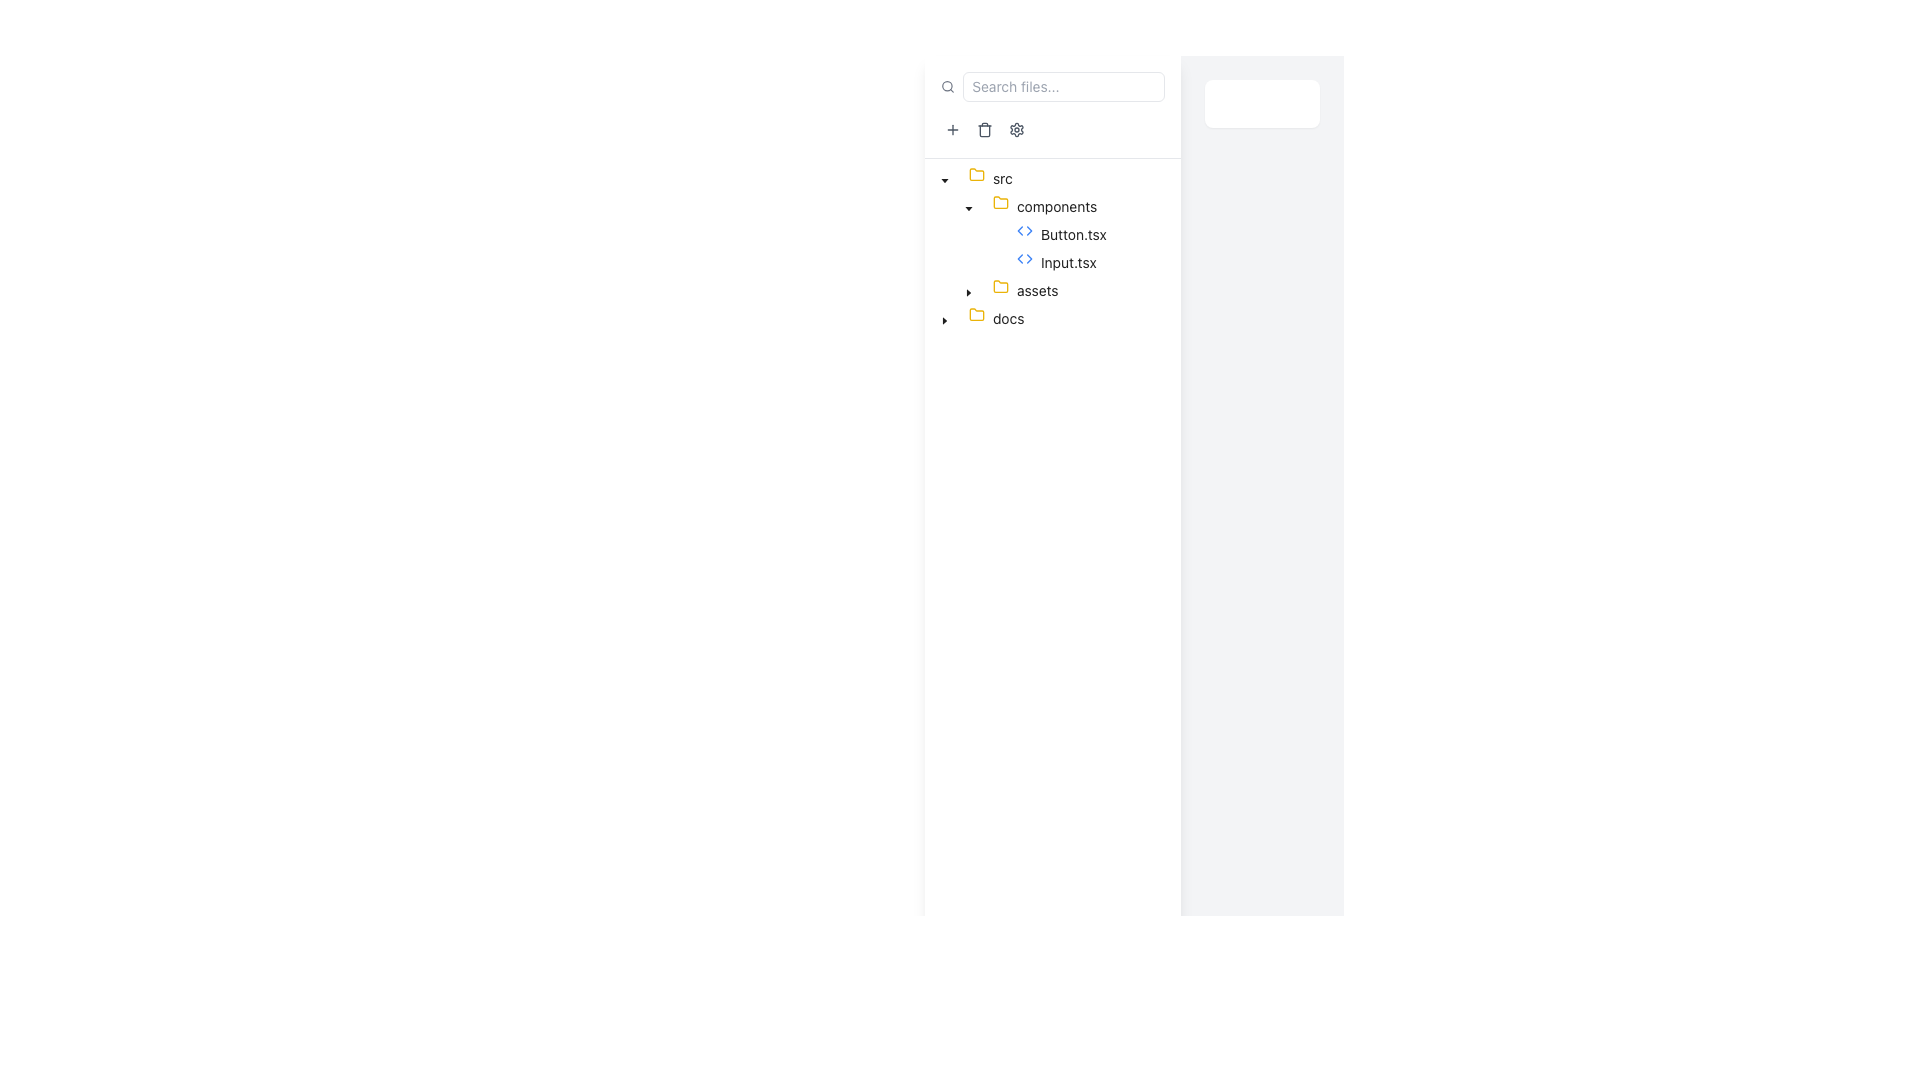 This screenshot has width=1920, height=1080. What do you see at coordinates (952, 130) in the screenshot?
I see `the first button in a row of three located in the top-left section of the interface` at bounding box center [952, 130].